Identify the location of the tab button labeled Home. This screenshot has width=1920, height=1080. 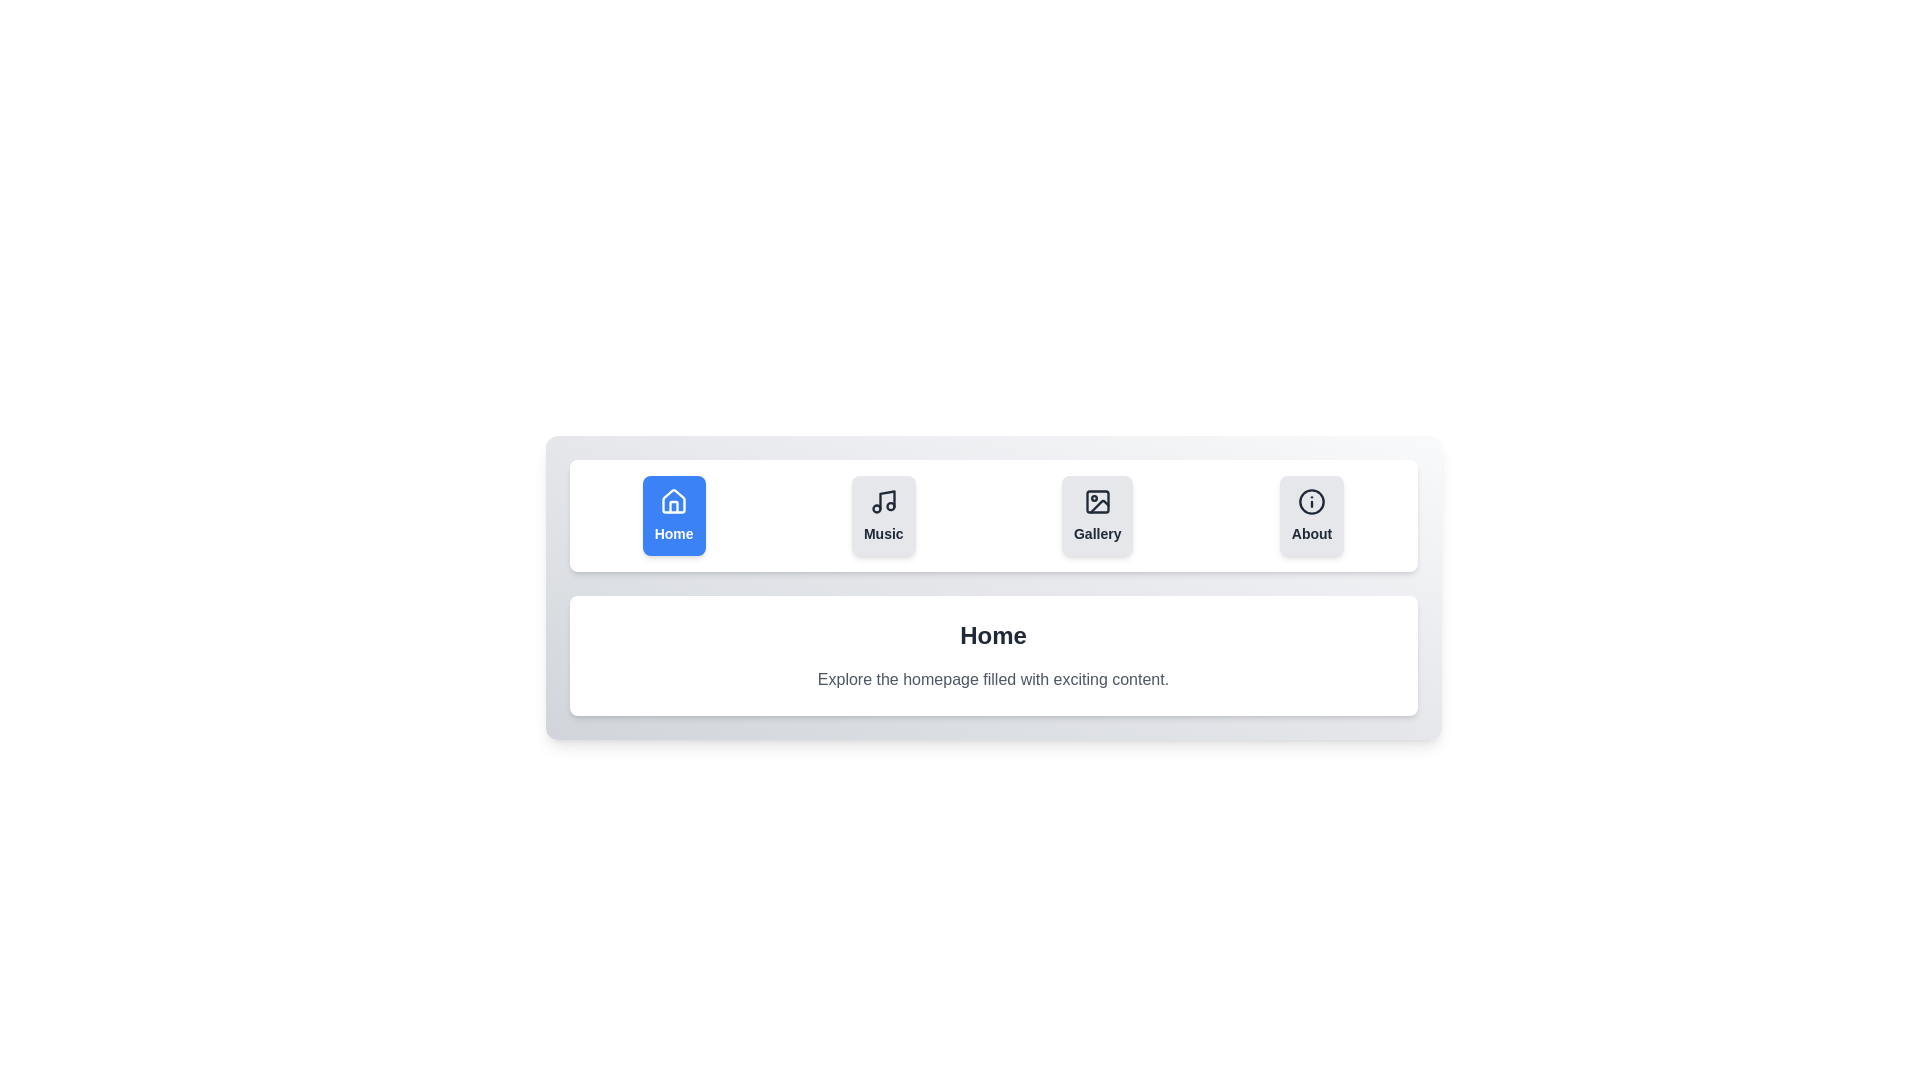
(674, 515).